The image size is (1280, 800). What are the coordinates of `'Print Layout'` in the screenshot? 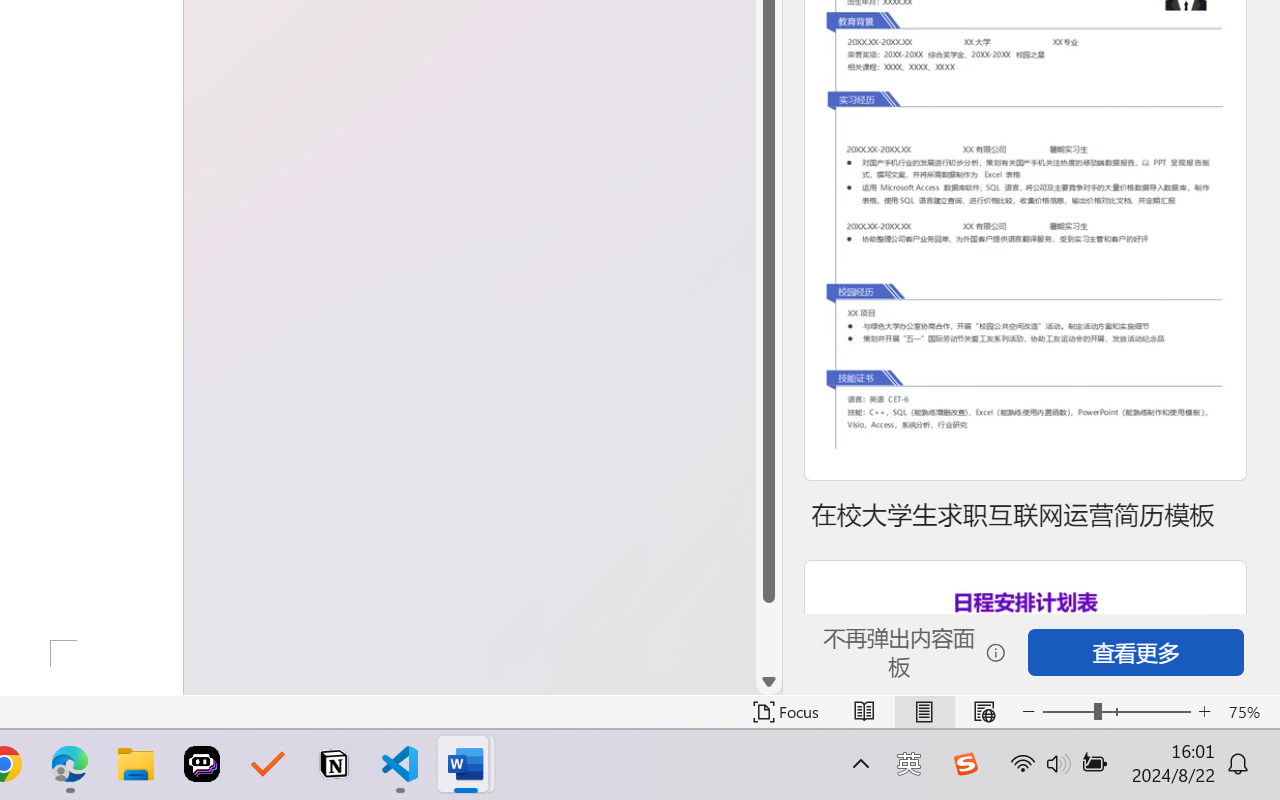 It's located at (923, 711).